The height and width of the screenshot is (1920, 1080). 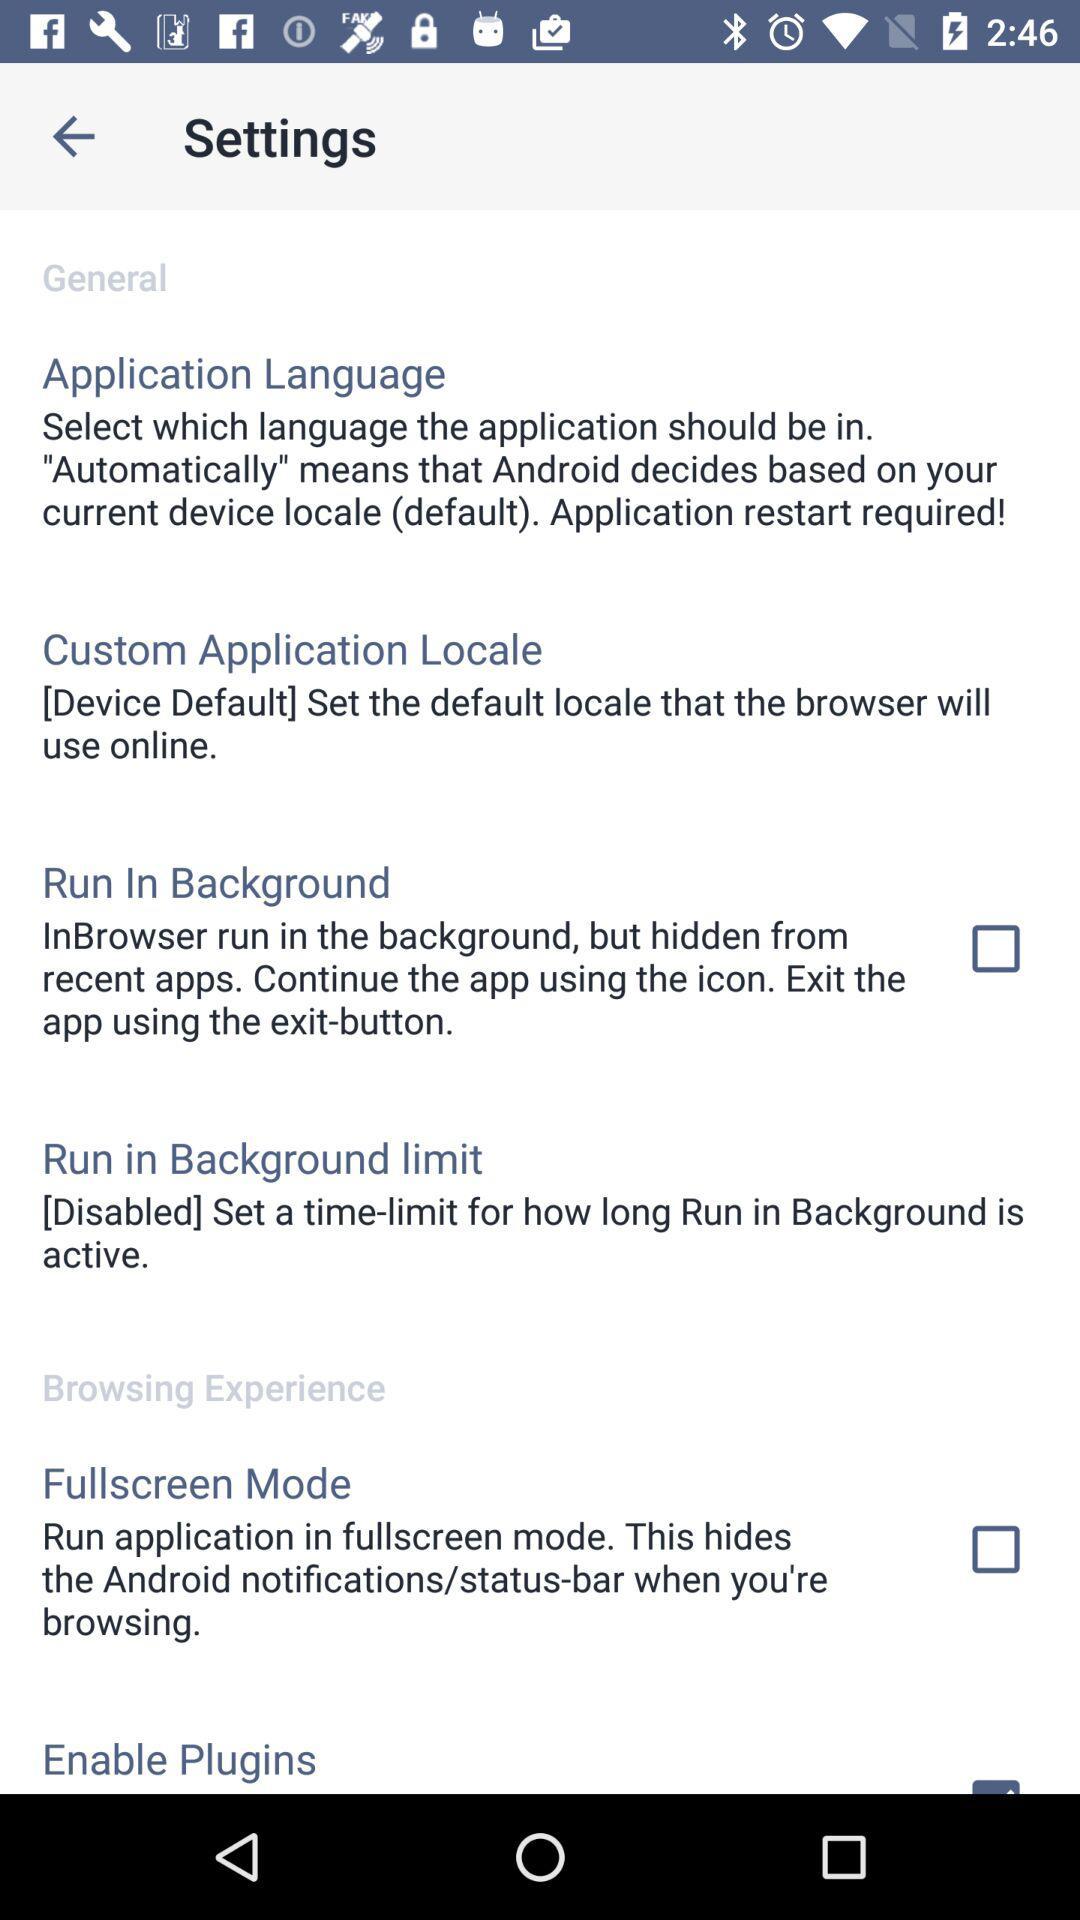 What do you see at coordinates (72, 135) in the screenshot?
I see `the app above general app` at bounding box center [72, 135].